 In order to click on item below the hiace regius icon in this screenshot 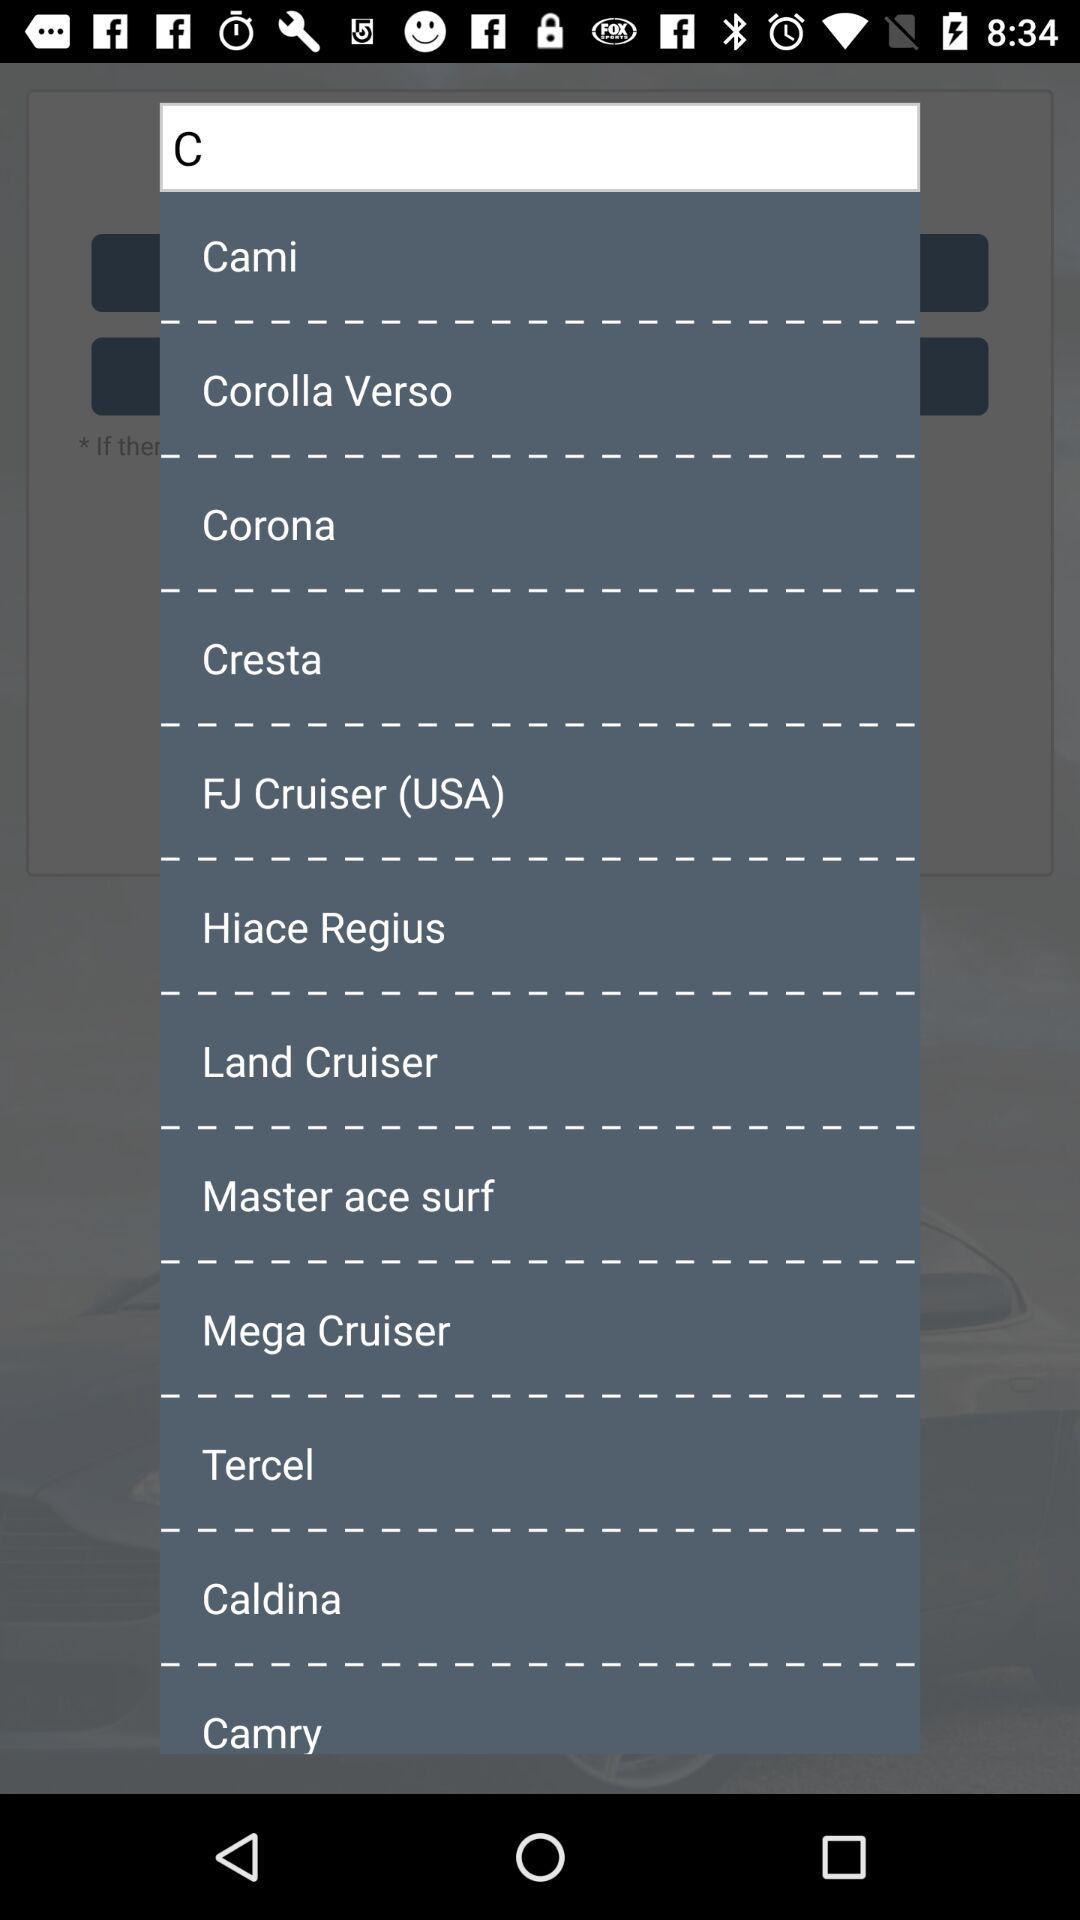, I will do `click(540, 1059)`.